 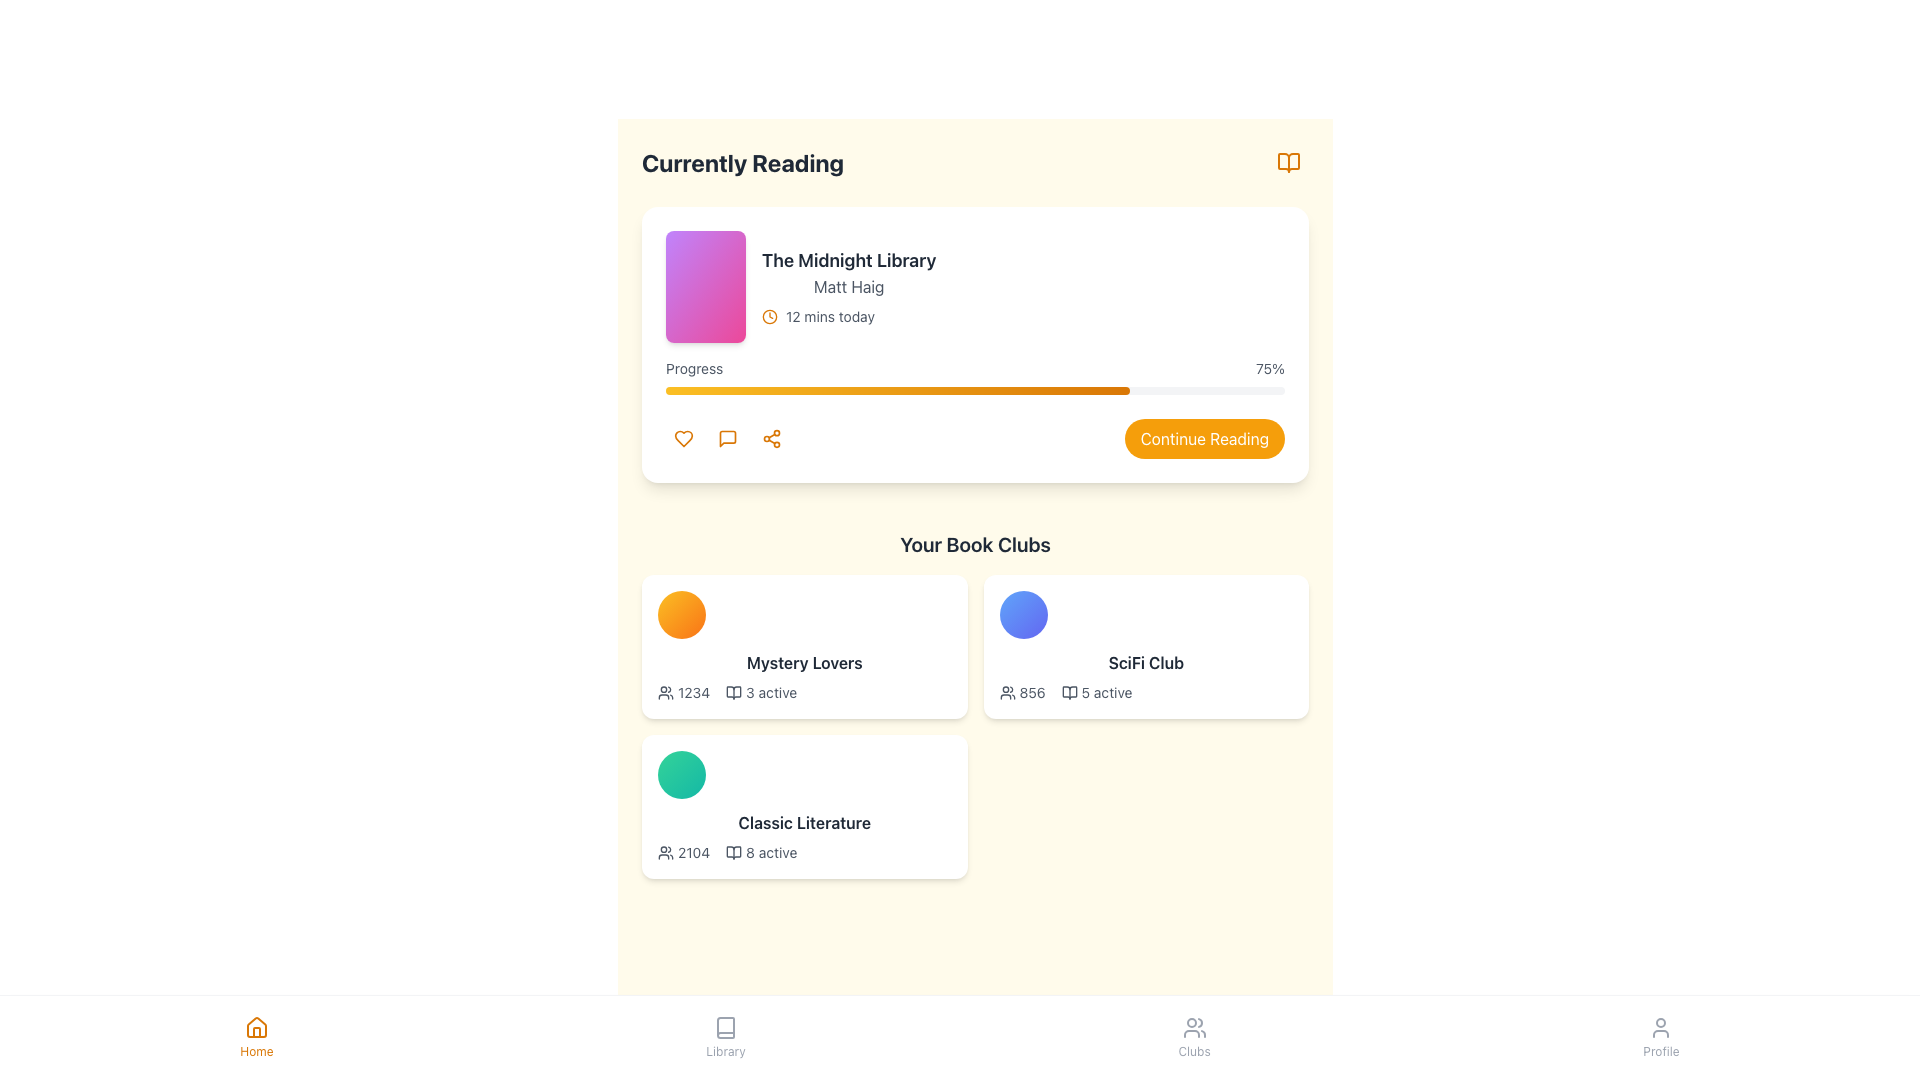 I want to click on the 'Clubs' text label located in the bottom navigation bar, which indicates the functionality of the navigation button for the 'Clubs' section, so click(x=1194, y=1051).